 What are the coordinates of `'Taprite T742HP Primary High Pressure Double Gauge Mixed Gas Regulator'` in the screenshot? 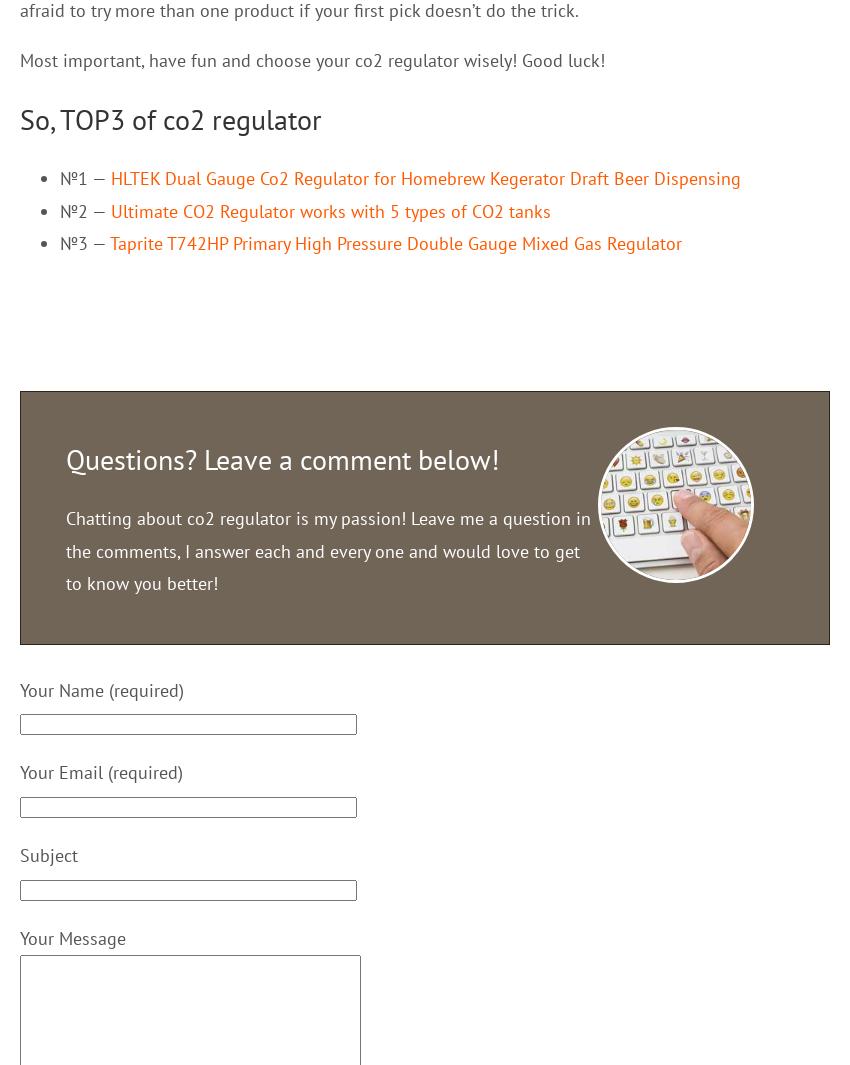 It's located at (396, 242).